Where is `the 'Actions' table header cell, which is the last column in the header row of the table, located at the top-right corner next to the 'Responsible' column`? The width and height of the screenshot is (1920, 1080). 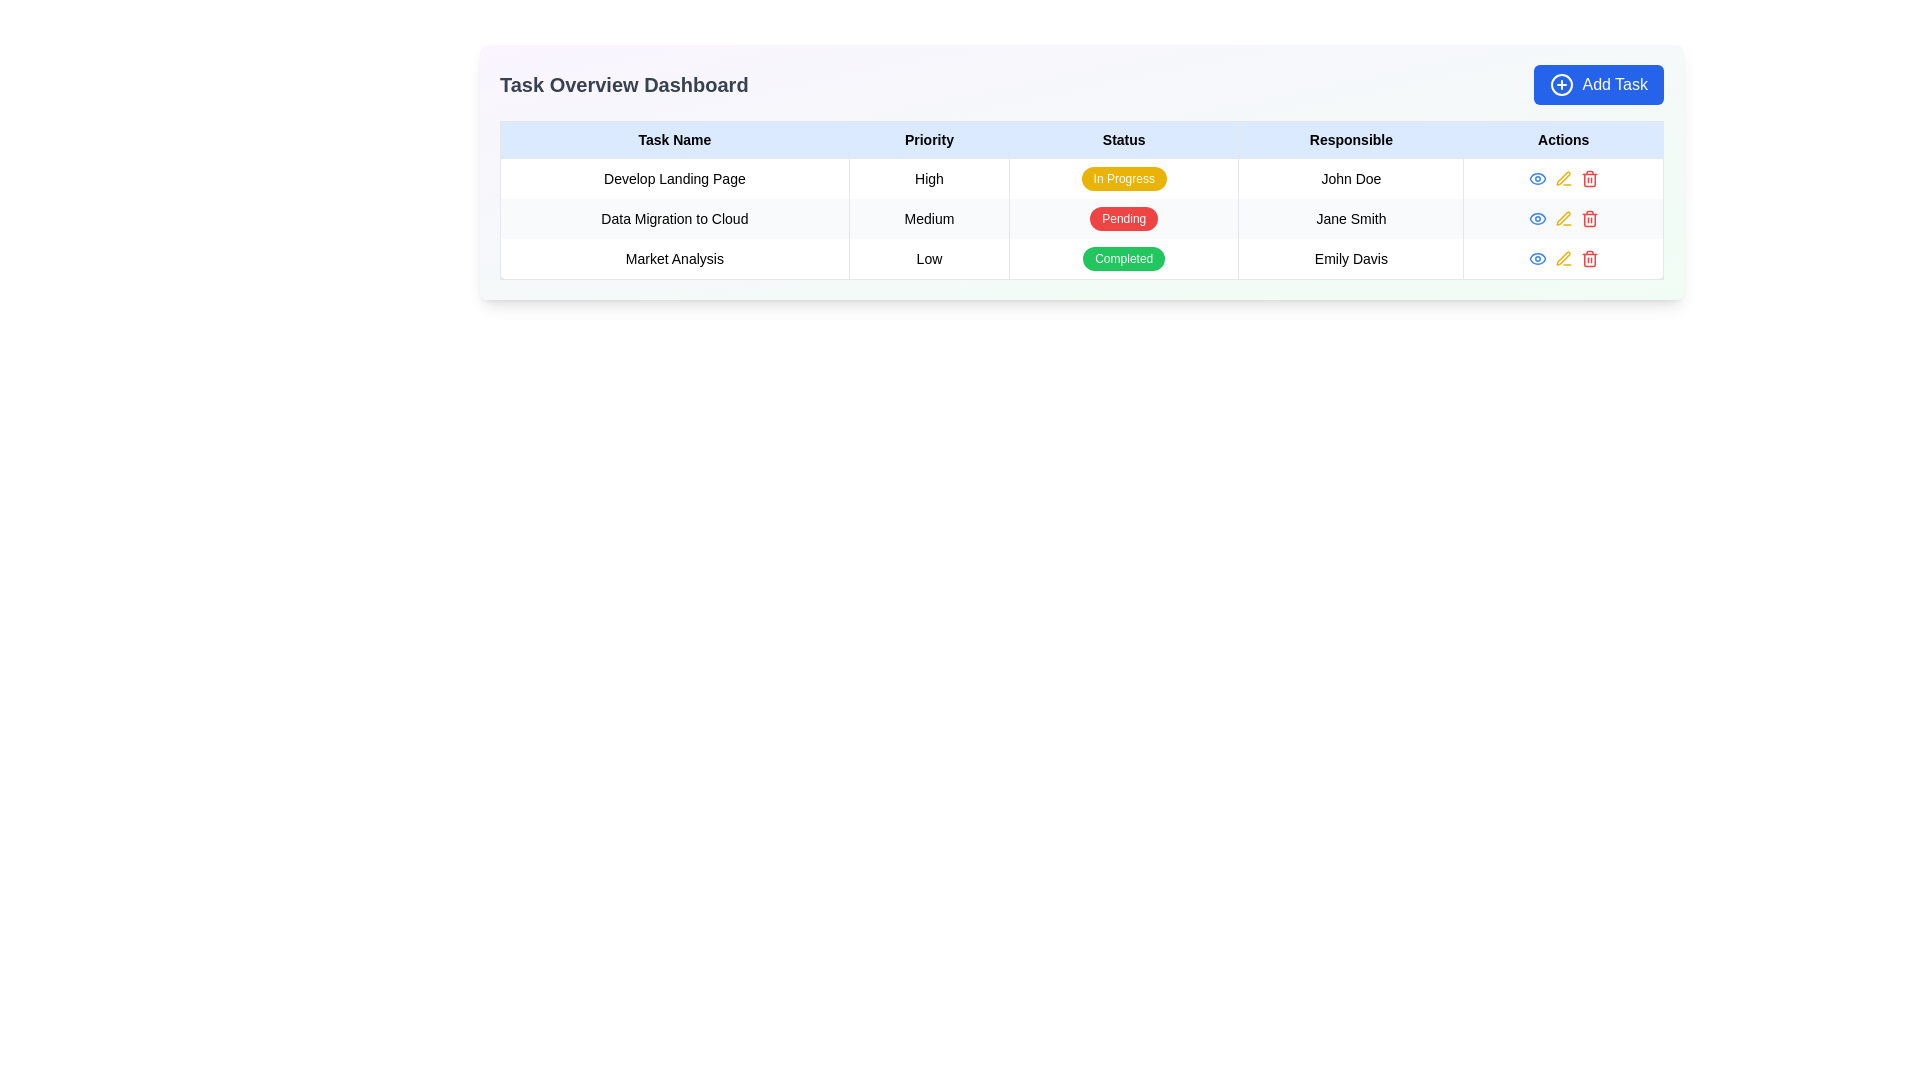
the 'Actions' table header cell, which is the last column in the header row of the table, located at the top-right corner next to the 'Responsible' column is located at coordinates (1562, 138).